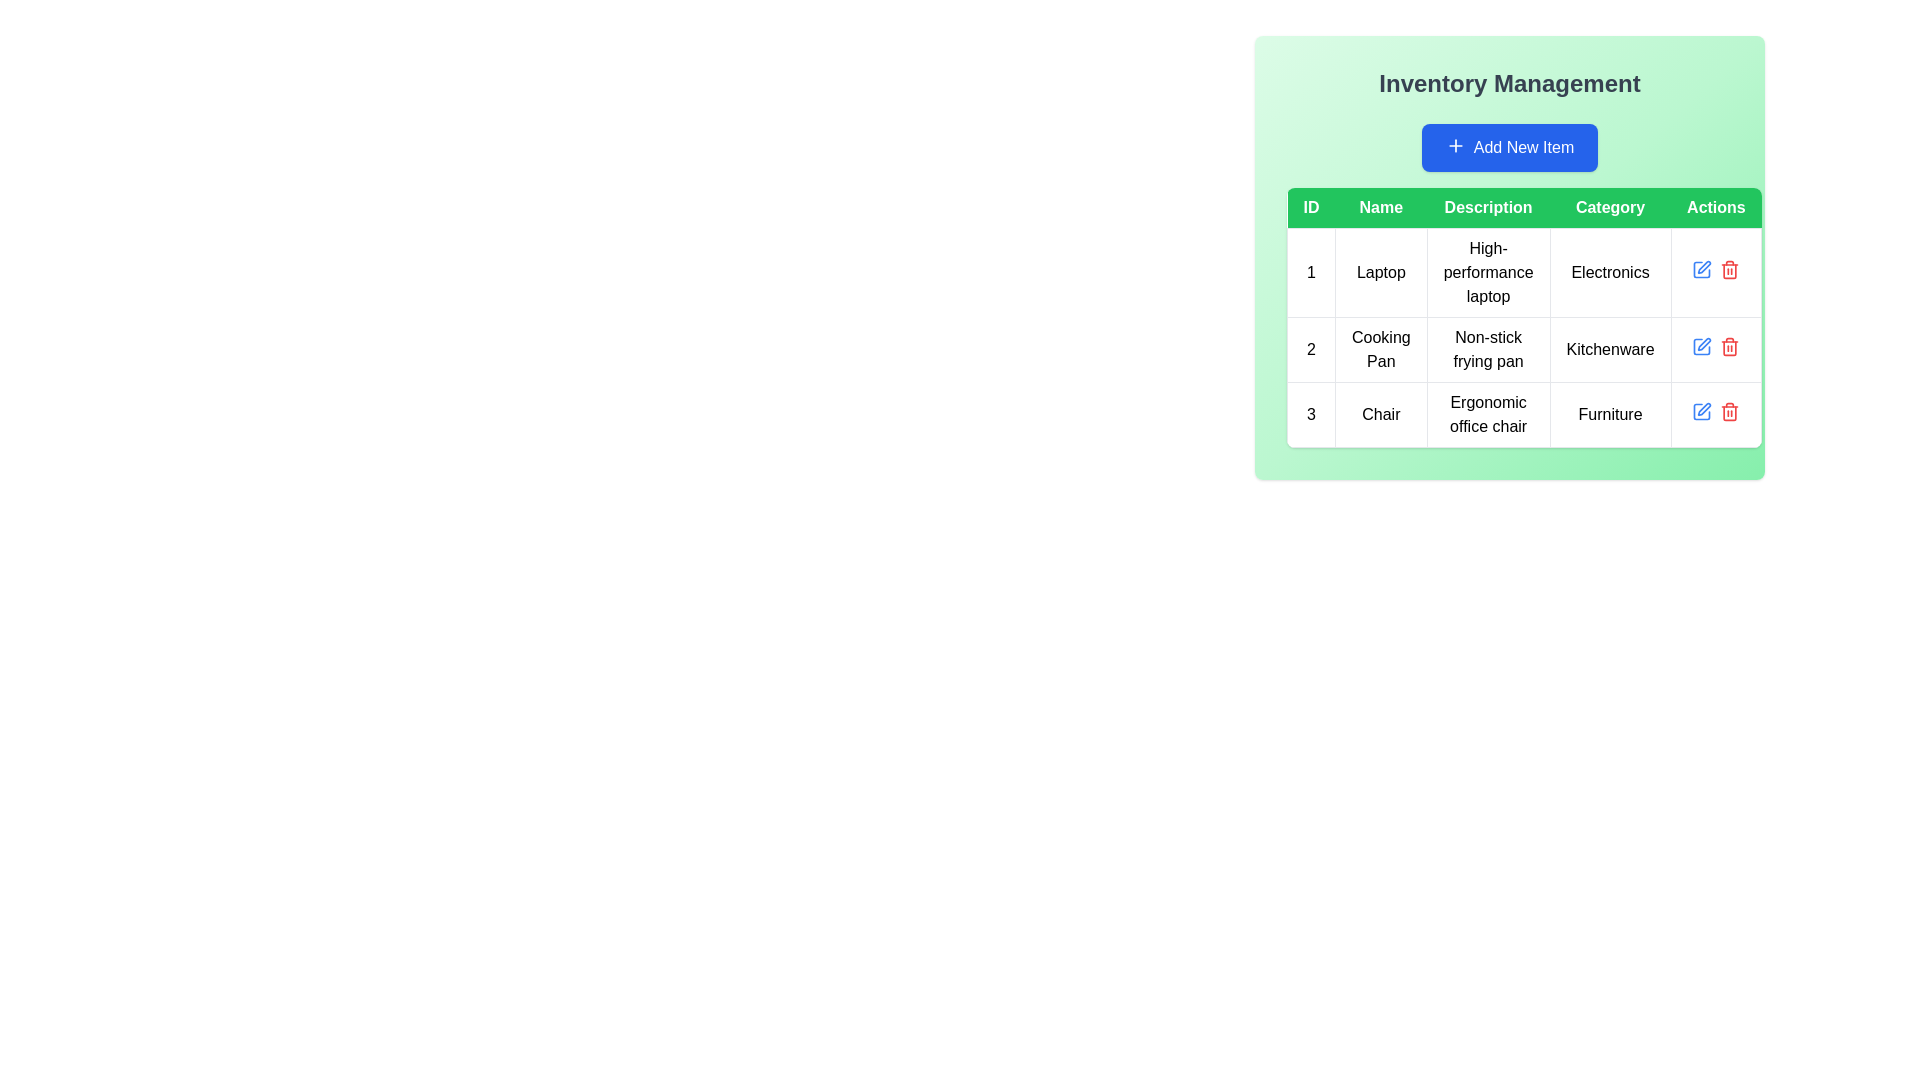 The width and height of the screenshot is (1920, 1080). What do you see at coordinates (1380, 349) in the screenshot?
I see `the 'Cooking Pan' text label, which is styled with centered alignment and located in the 'Name' column of the table, associated with ID '2'` at bounding box center [1380, 349].